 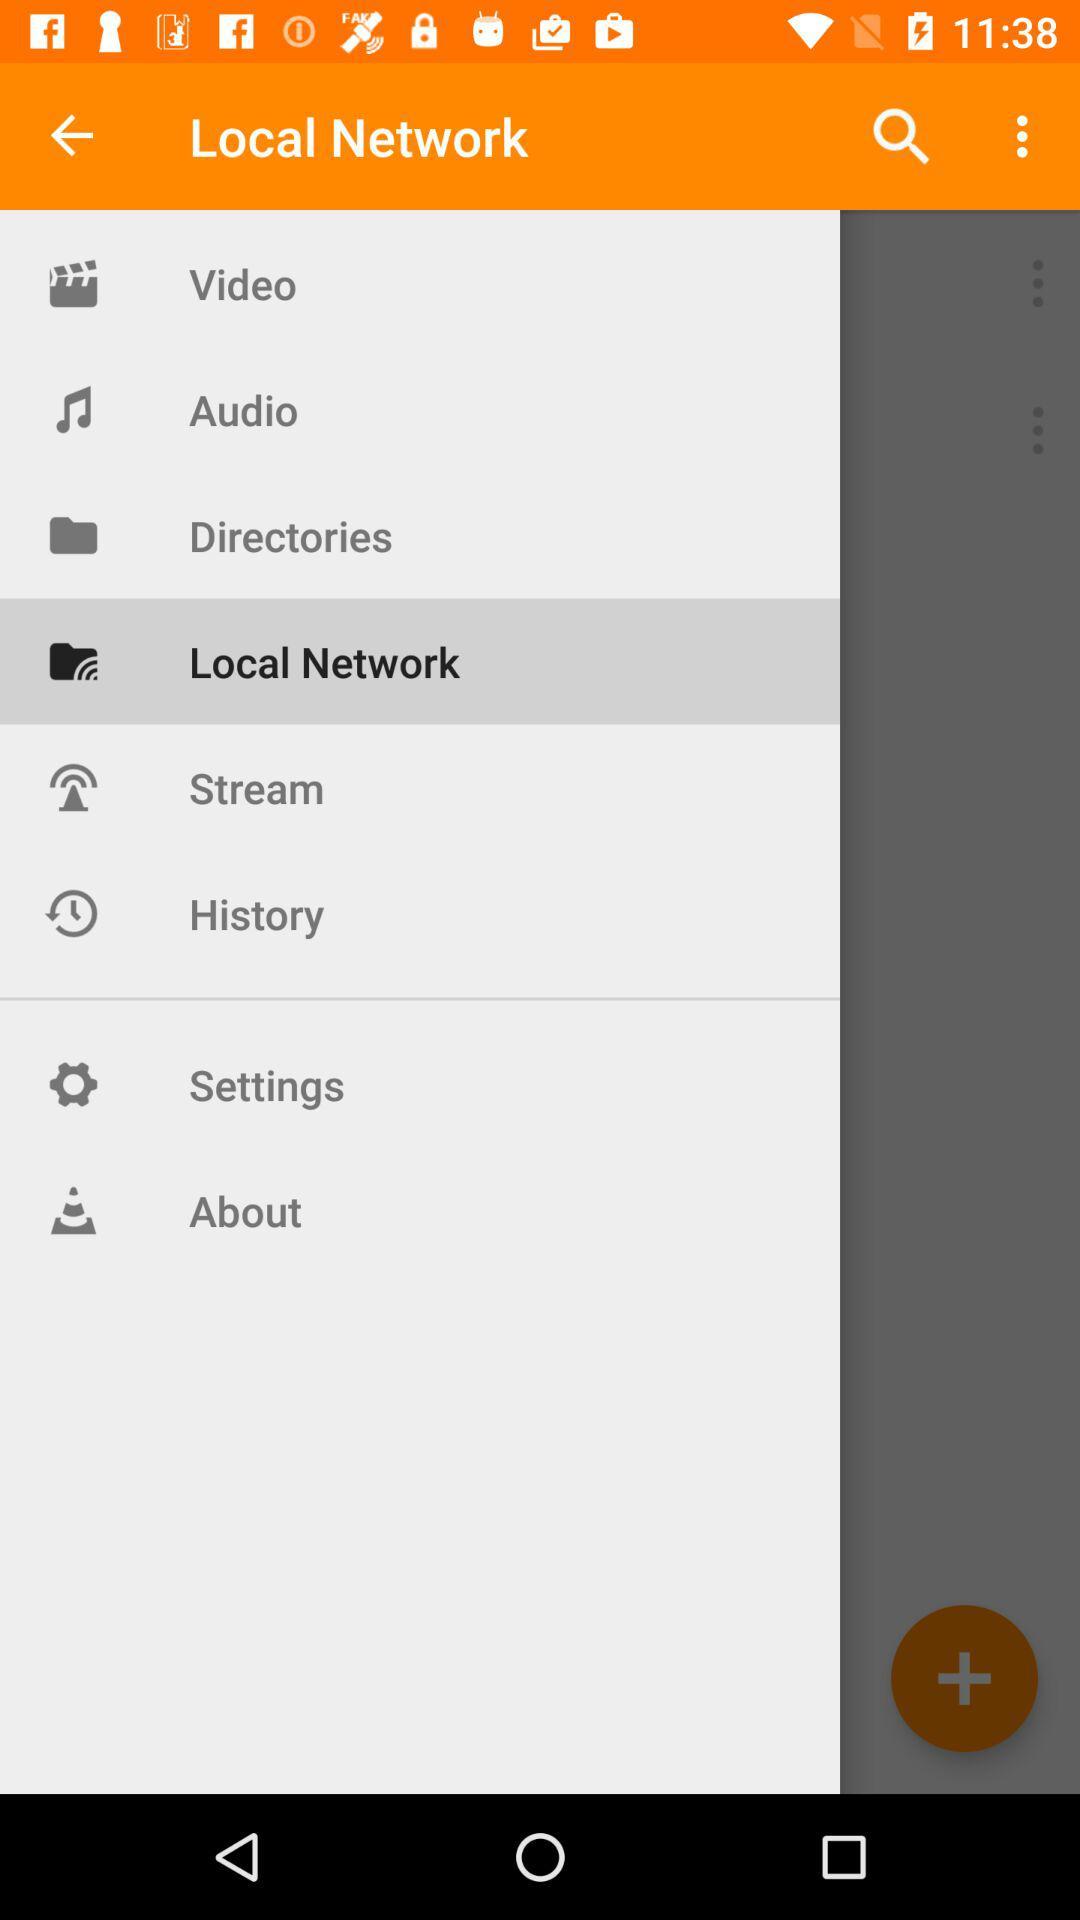 What do you see at coordinates (963, 1678) in the screenshot?
I see `go do add` at bounding box center [963, 1678].